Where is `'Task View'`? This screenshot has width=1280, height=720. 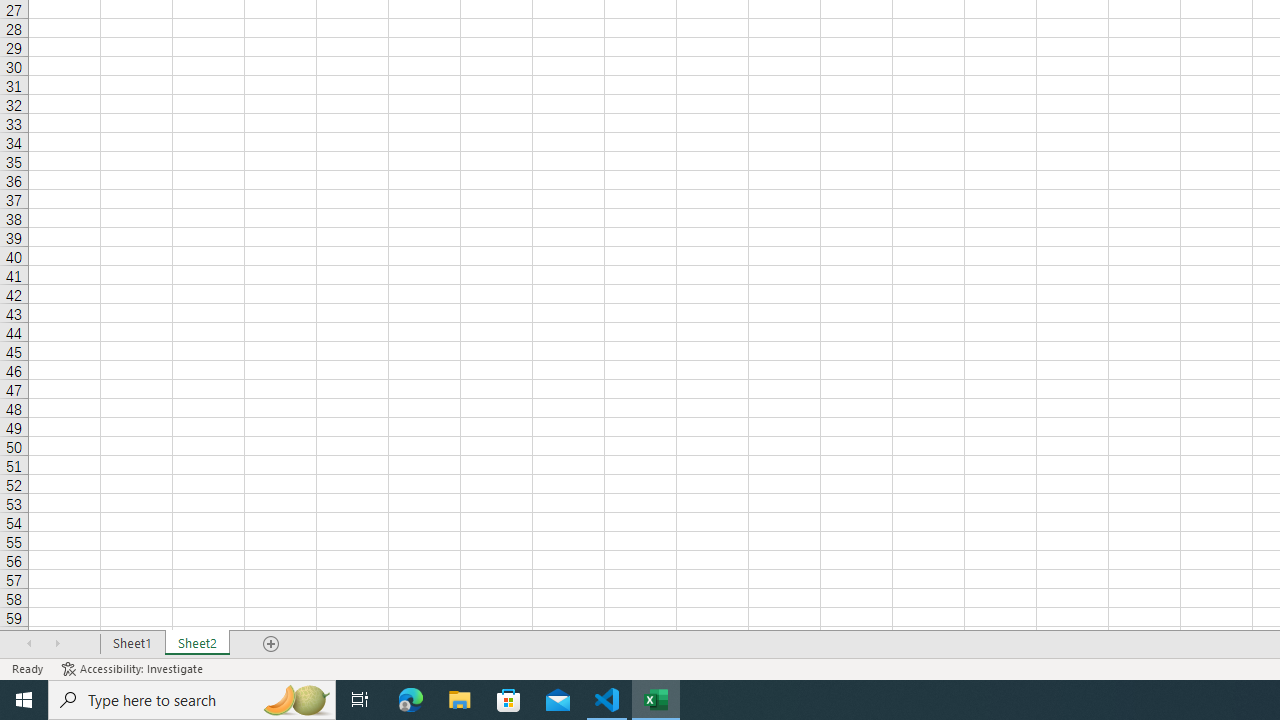
'Task View' is located at coordinates (359, 698).